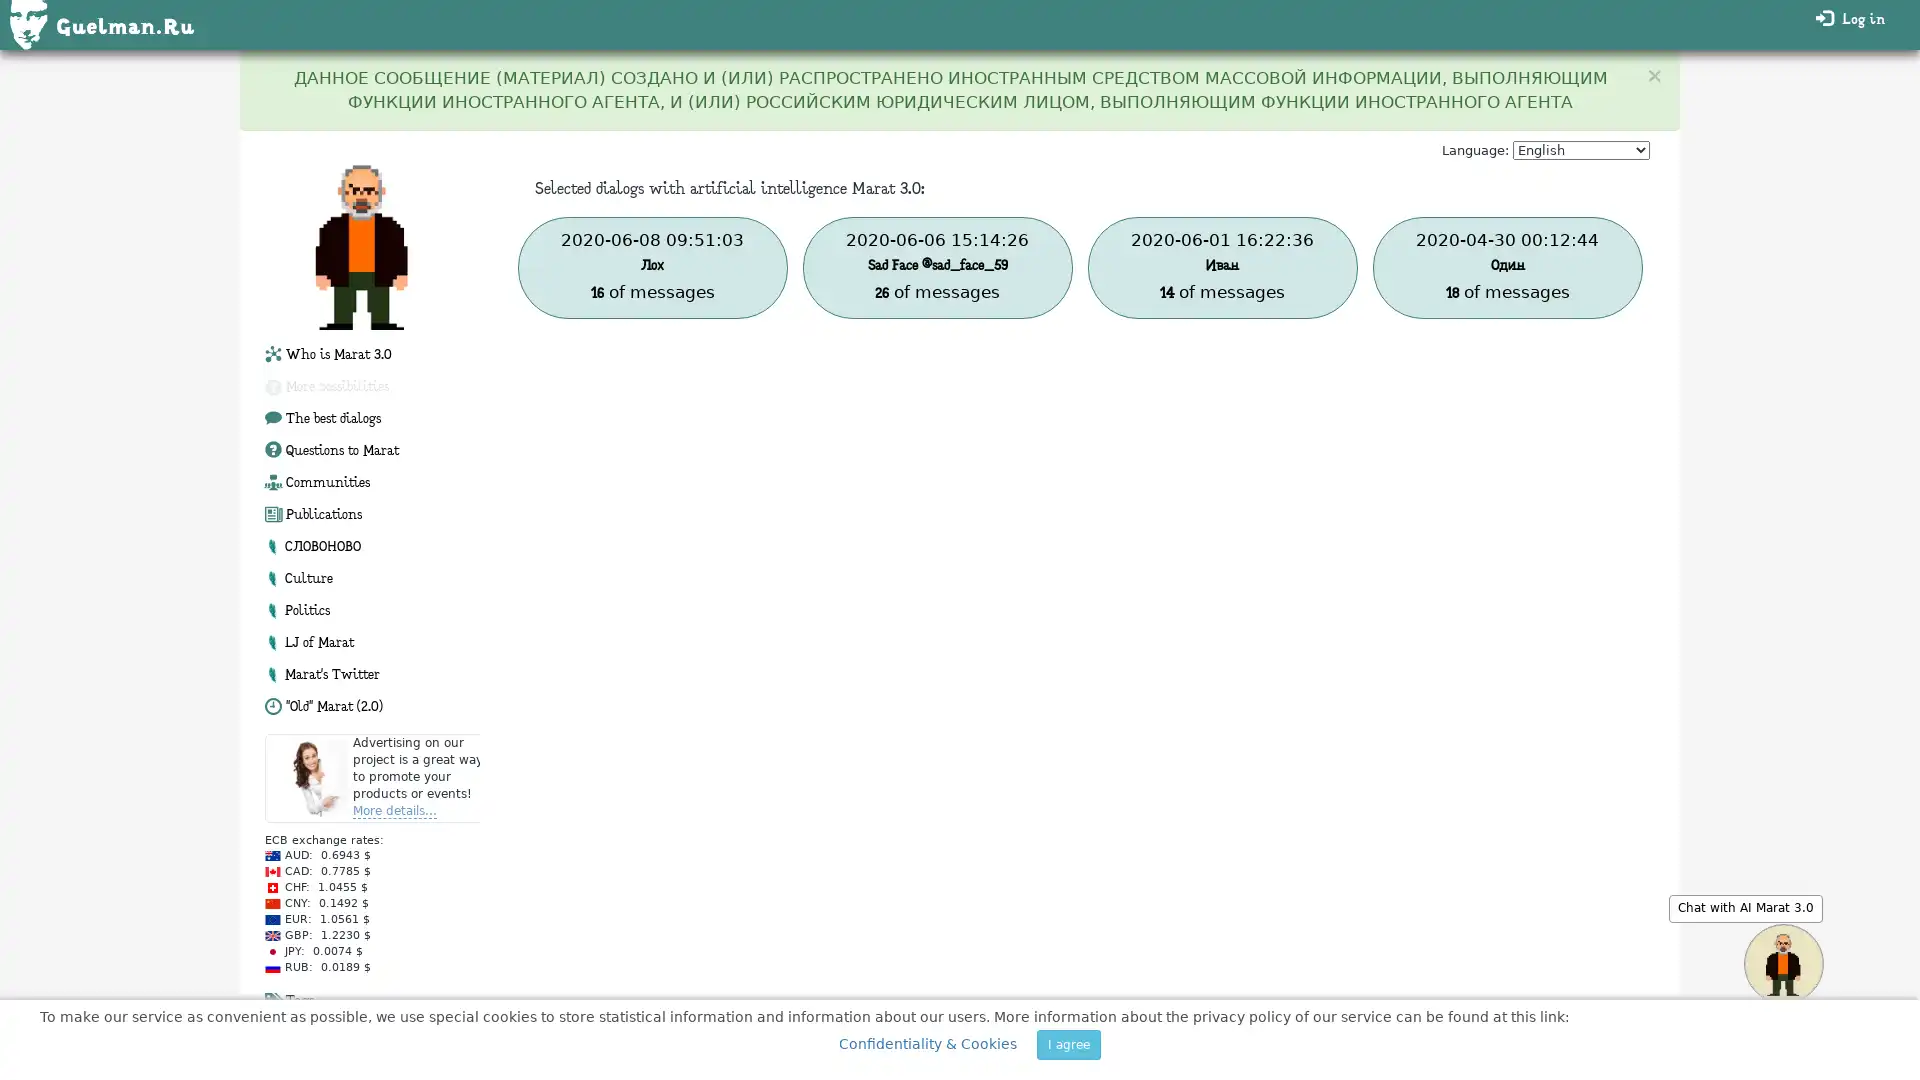 This screenshot has height=1080, width=1920. I want to click on I agree, so click(1068, 1044).